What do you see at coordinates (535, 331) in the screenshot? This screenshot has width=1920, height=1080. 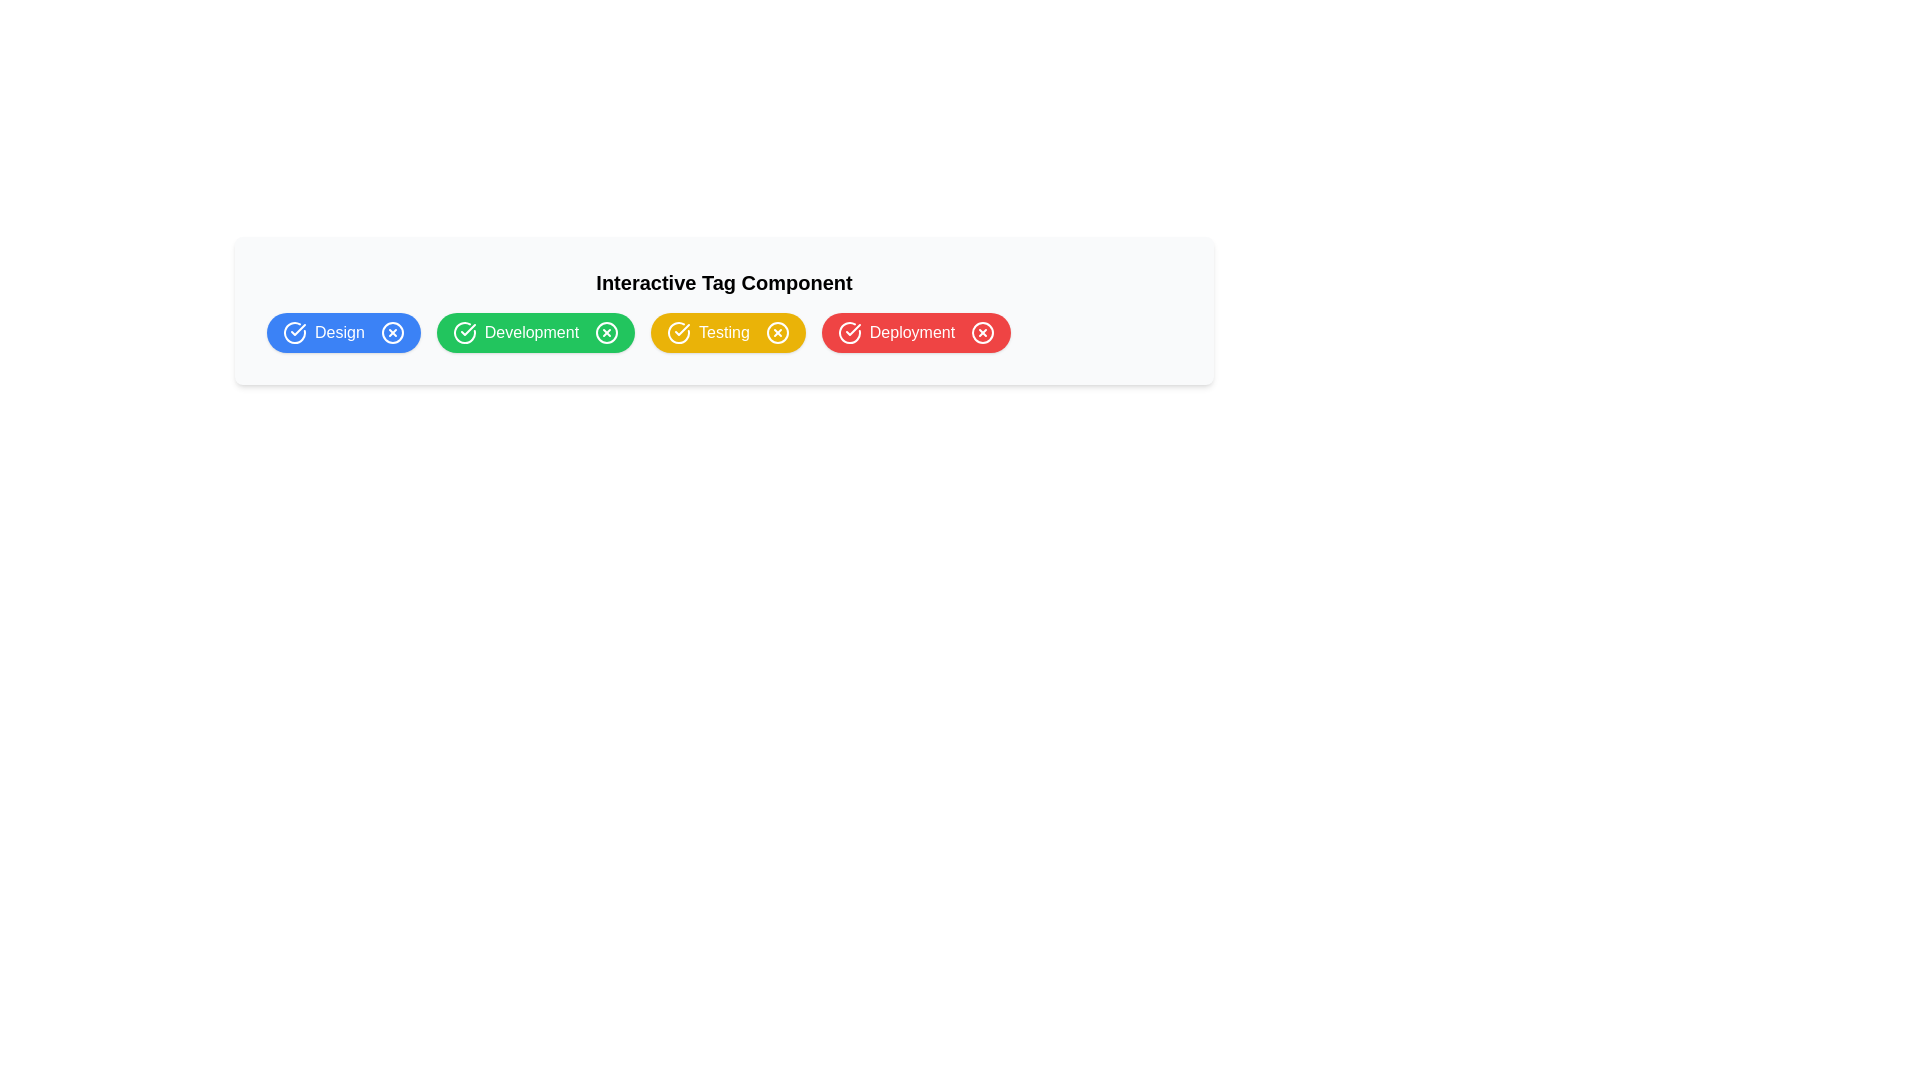 I see `the 'Development' tag component, which is the second button from the left in a group of four buttons, positioned between the 'Design' button (blue background) and the 'Testing' button (yellow background)` at bounding box center [535, 331].